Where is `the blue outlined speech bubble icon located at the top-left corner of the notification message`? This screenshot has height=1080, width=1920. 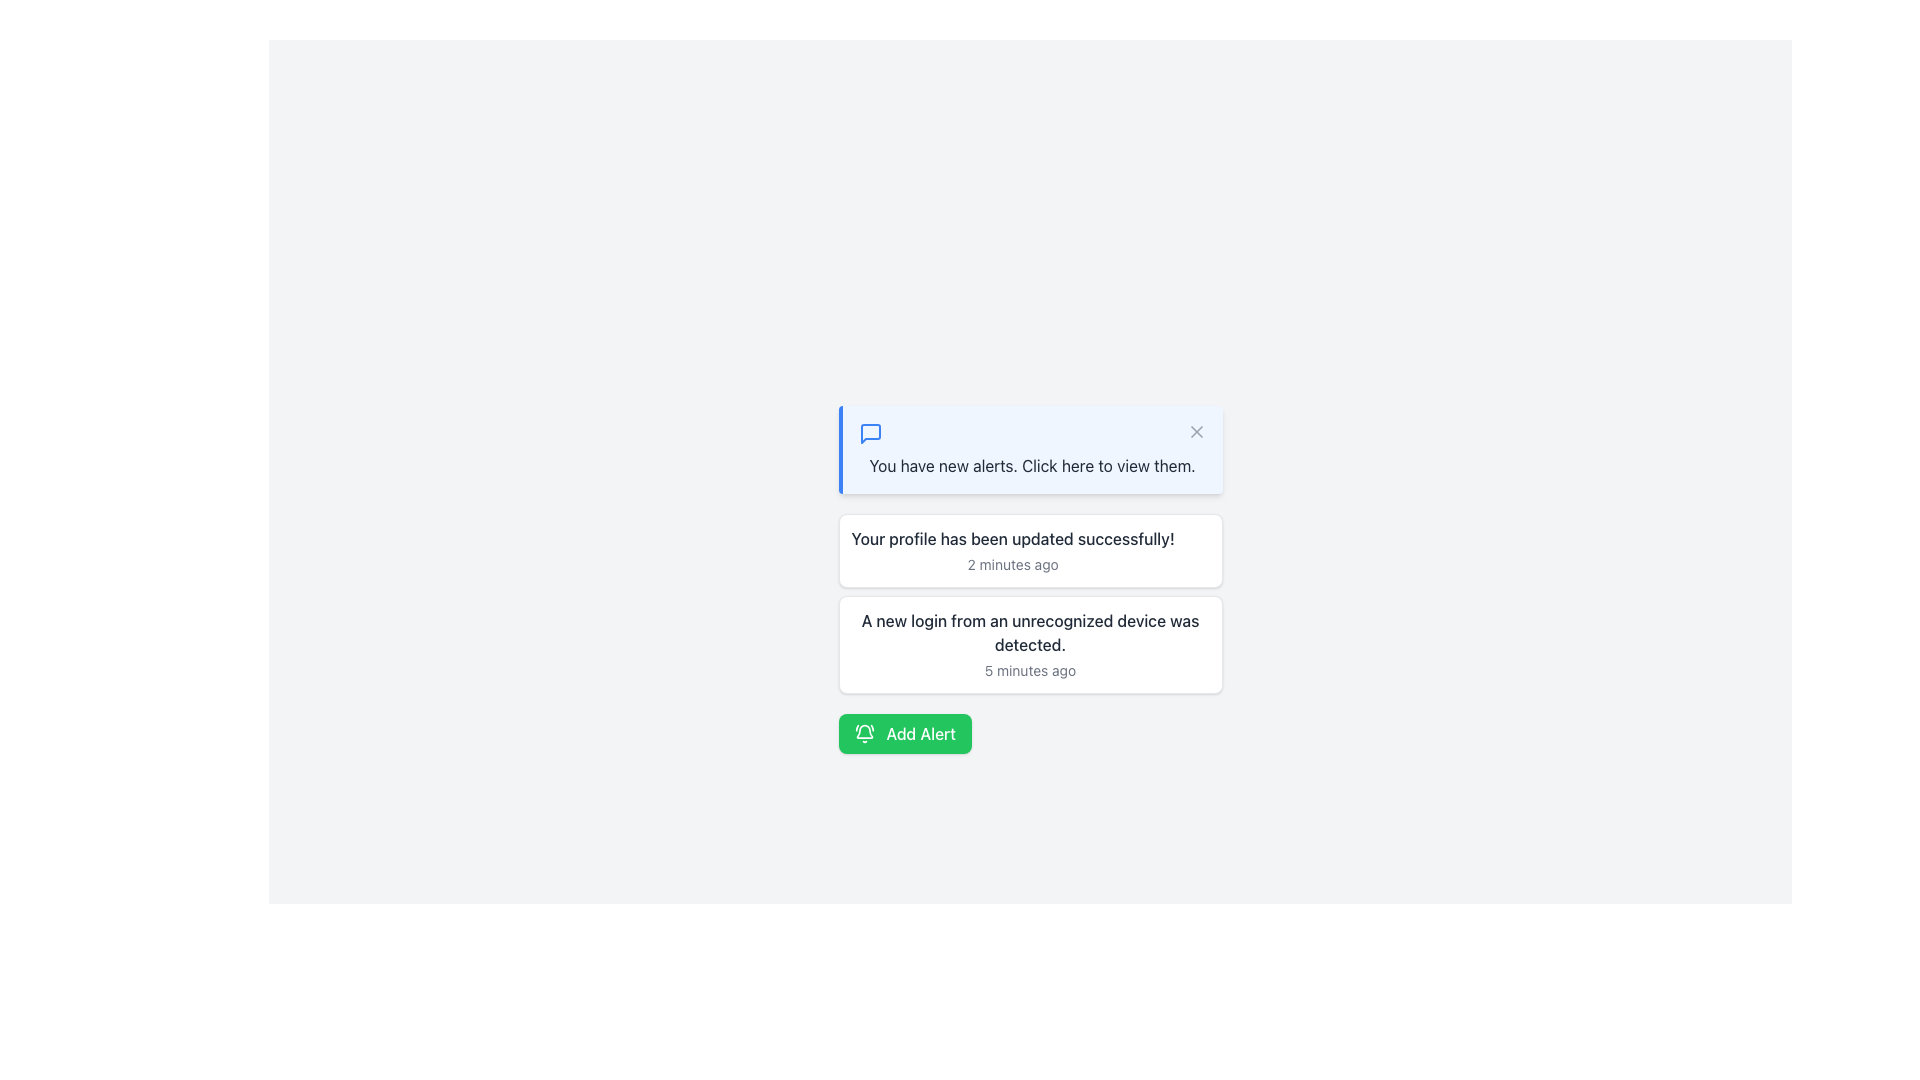
the blue outlined speech bubble icon located at the top-left corner of the notification message is located at coordinates (870, 433).